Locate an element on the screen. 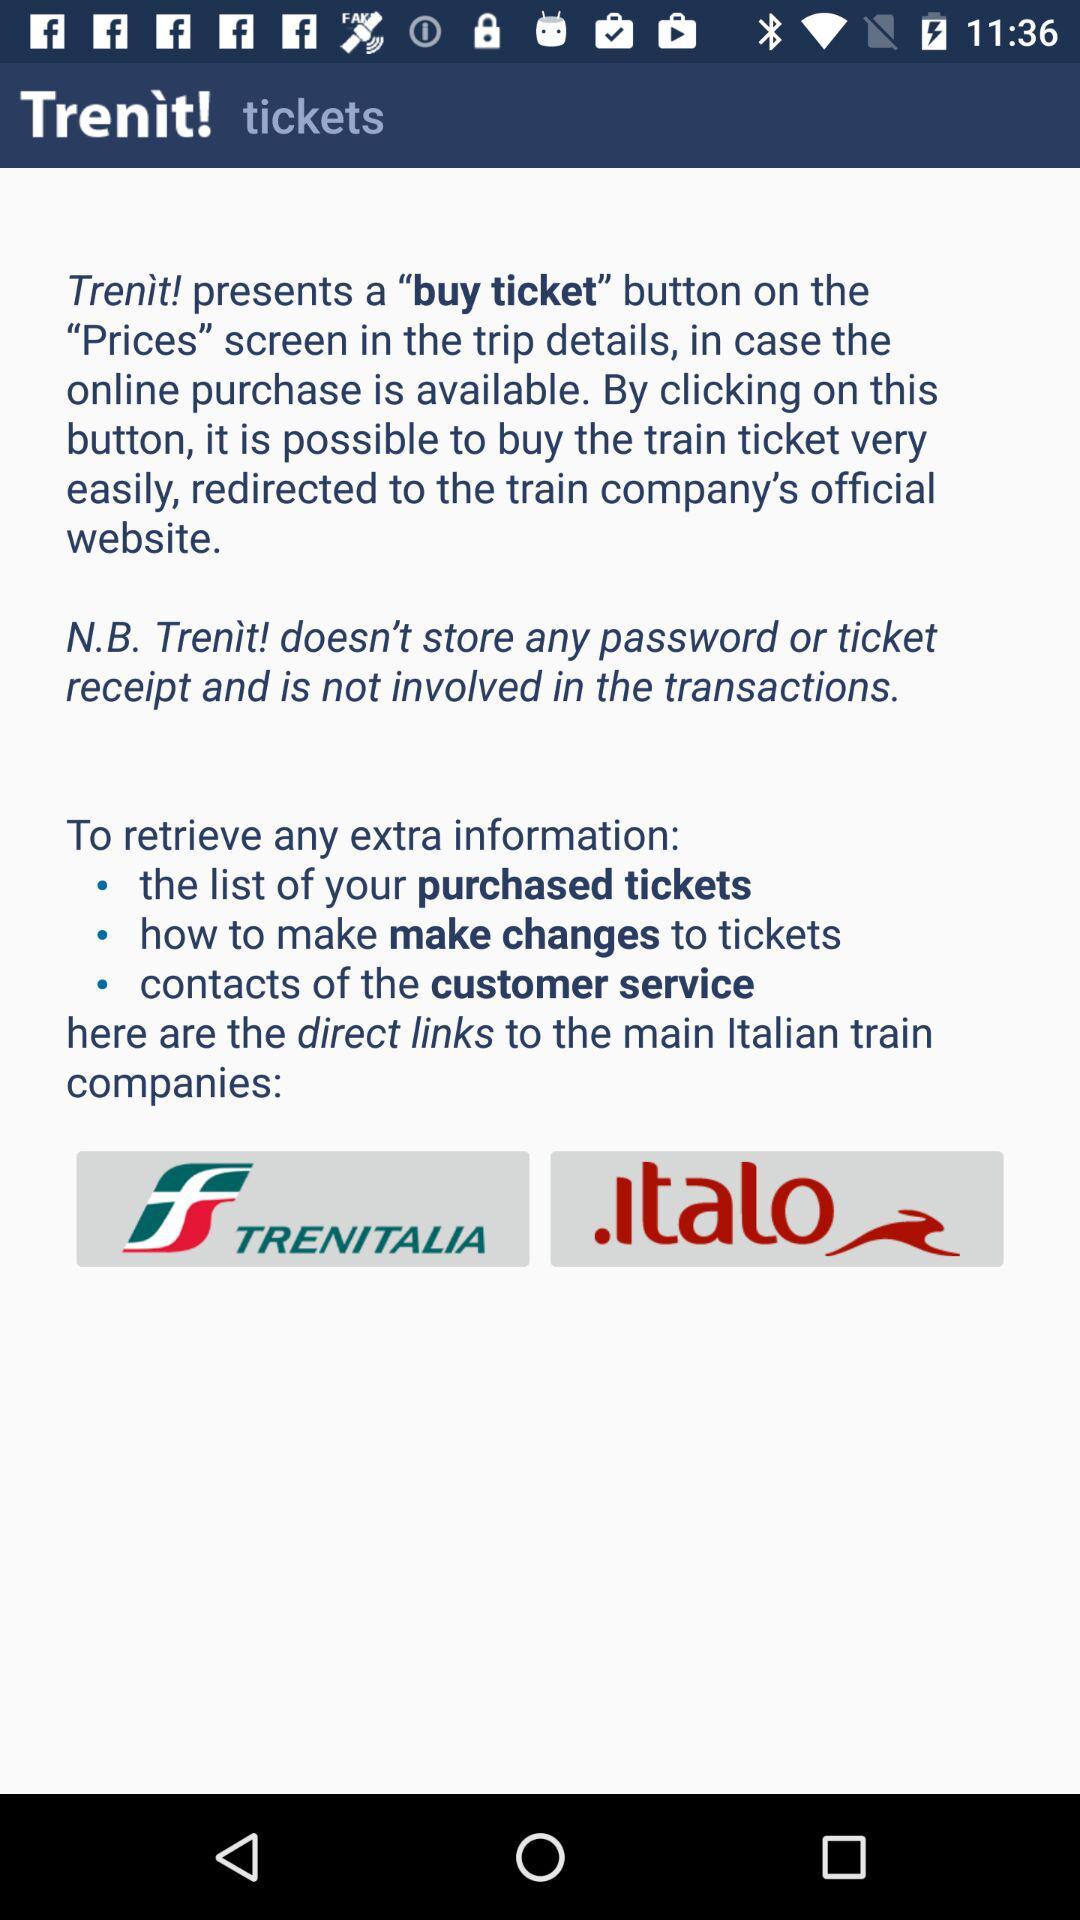 The width and height of the screenshot is (1080, 1920). hyperlink button is located at coordinates (303, 1208).